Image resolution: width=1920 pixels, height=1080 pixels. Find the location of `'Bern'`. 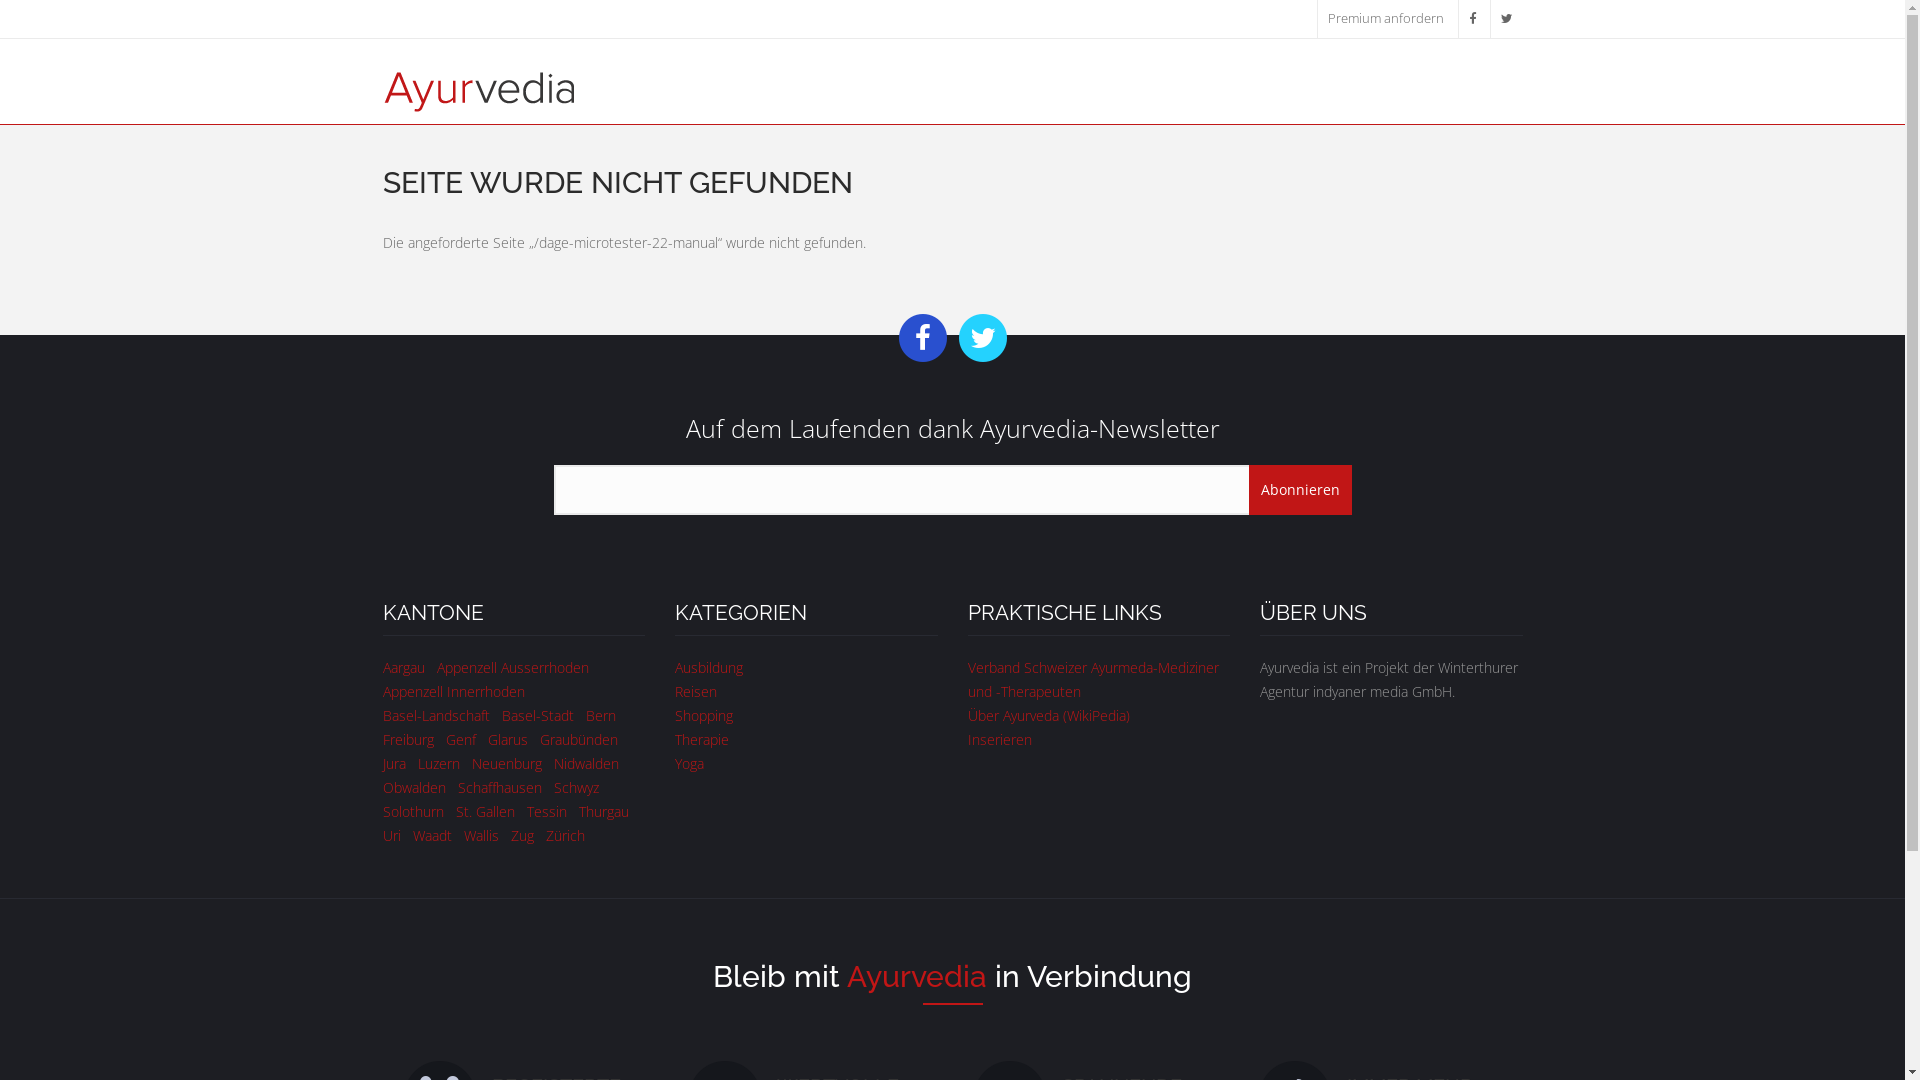

'Bern' is located at coordinates (599, 714).